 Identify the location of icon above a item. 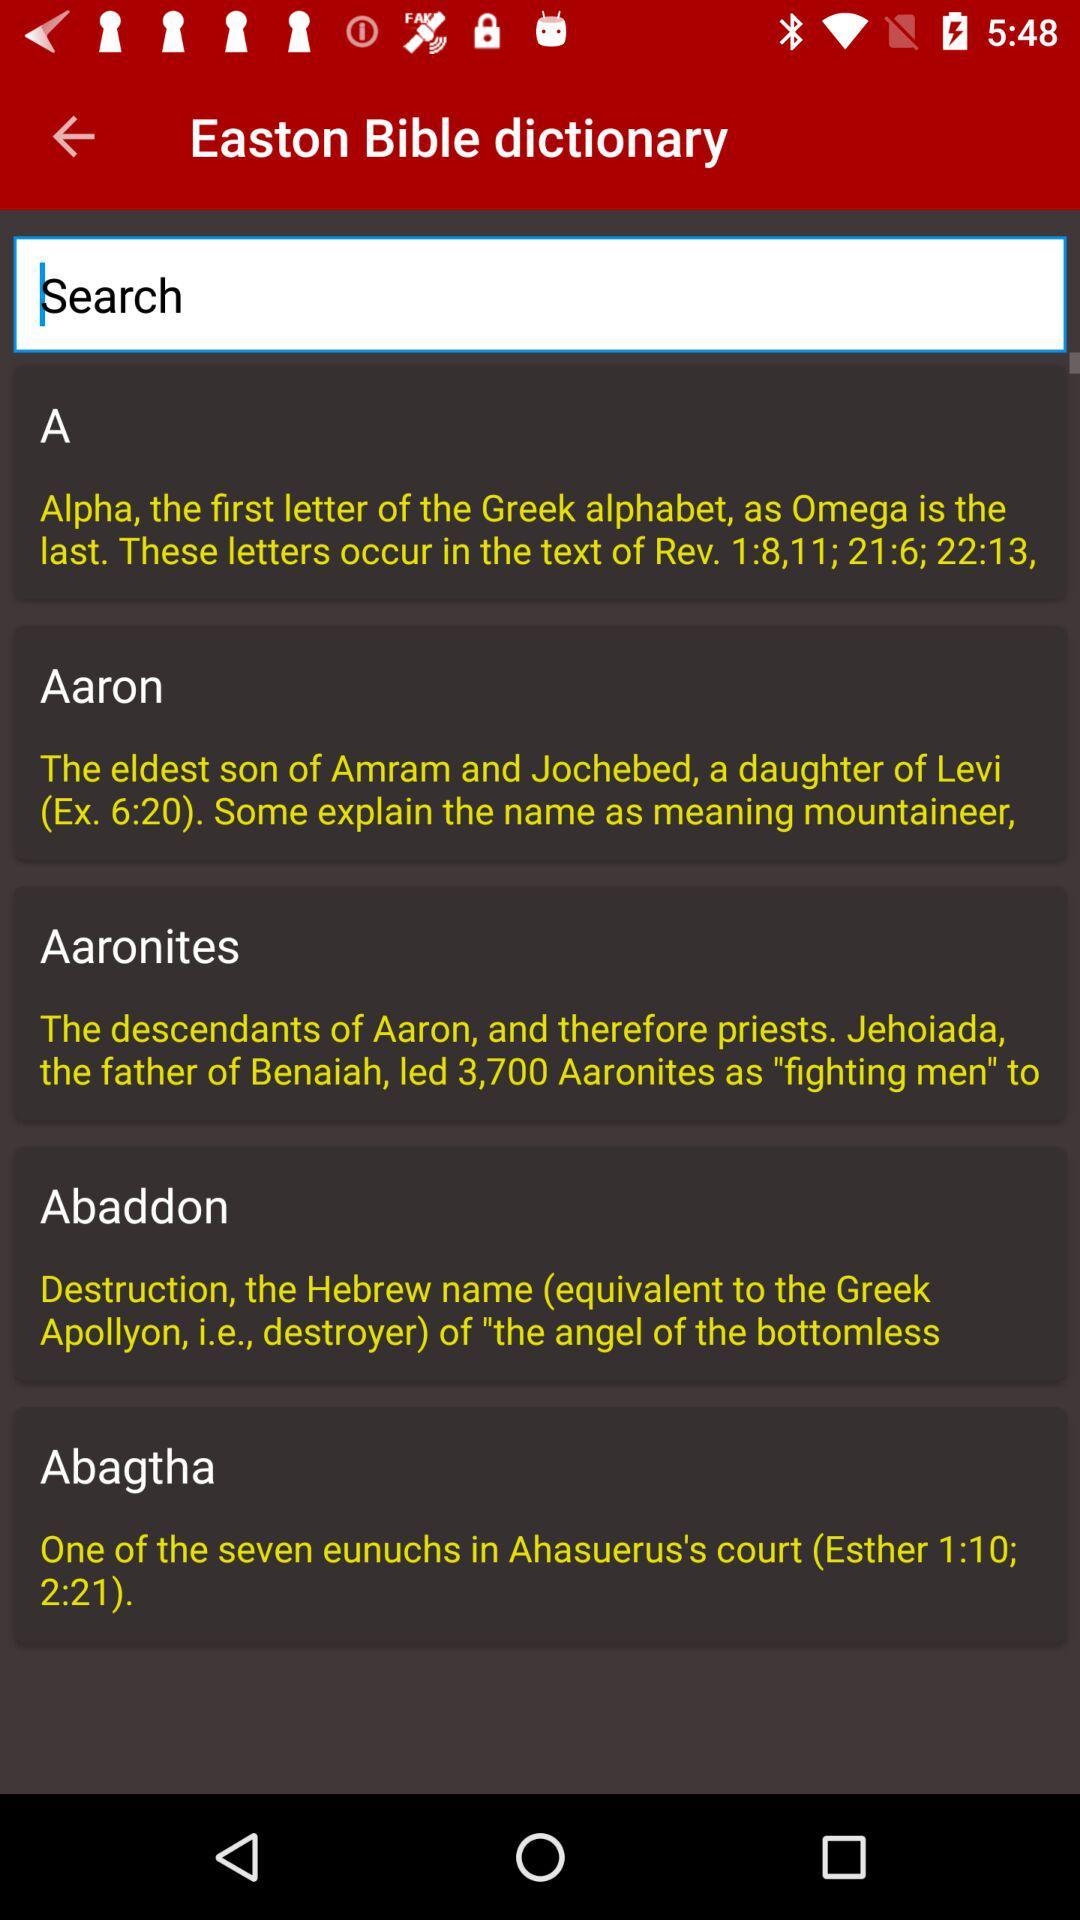
(540, 293).